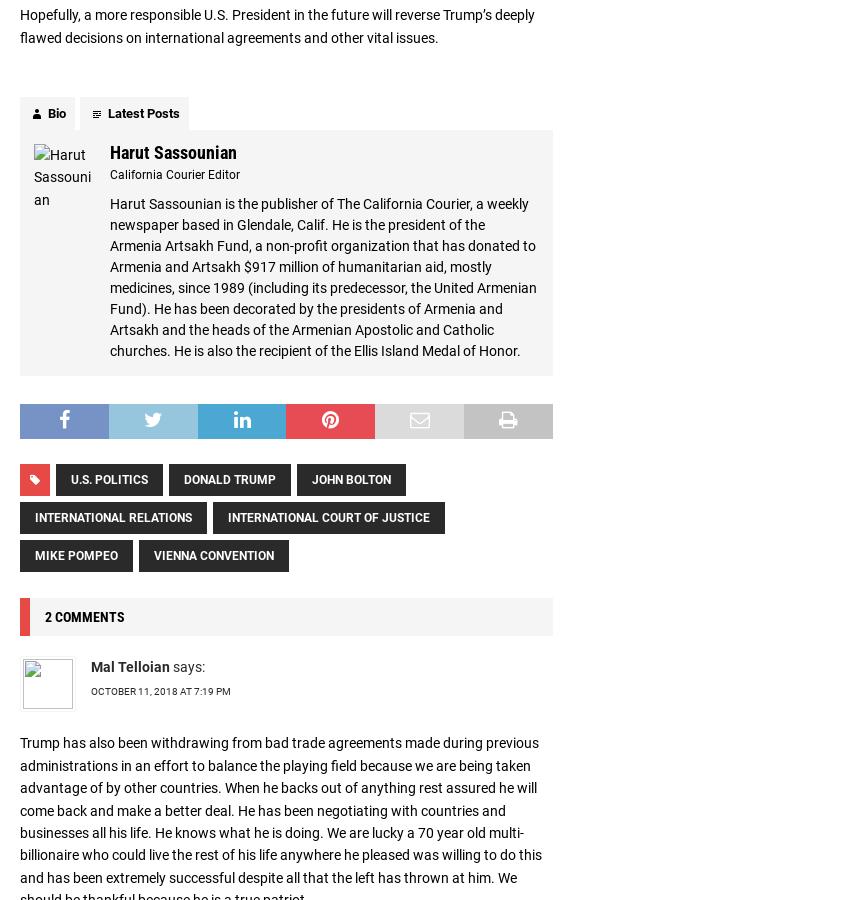 This screenshot has width=850, height=900. Describe the element at coordinates (160, 689) in the screenshot. I see `'October 11, 2018 at 7:19 pm'` at that location.